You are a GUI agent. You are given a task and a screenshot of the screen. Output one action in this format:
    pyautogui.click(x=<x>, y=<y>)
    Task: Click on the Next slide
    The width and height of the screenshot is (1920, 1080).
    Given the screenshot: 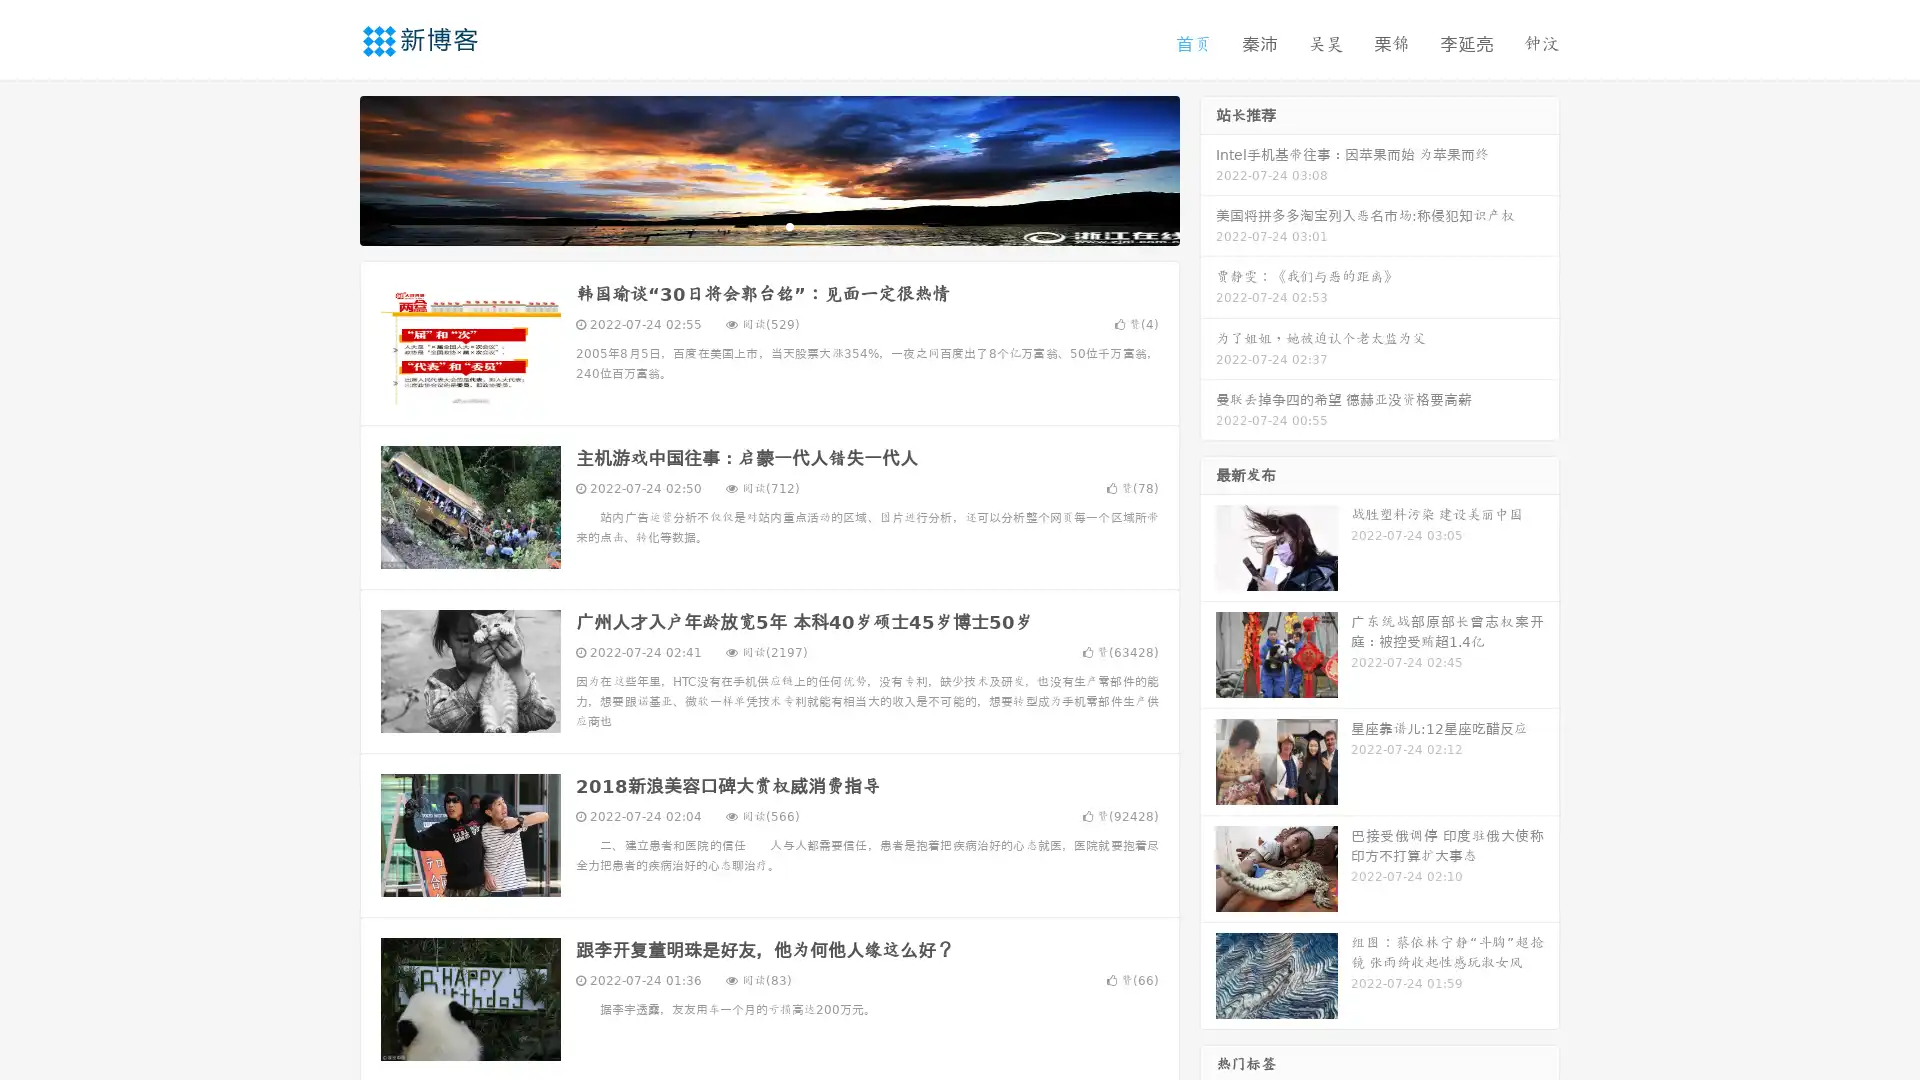 What is the action you would take?
    pyautogui.click(x=1208, y=168)
    